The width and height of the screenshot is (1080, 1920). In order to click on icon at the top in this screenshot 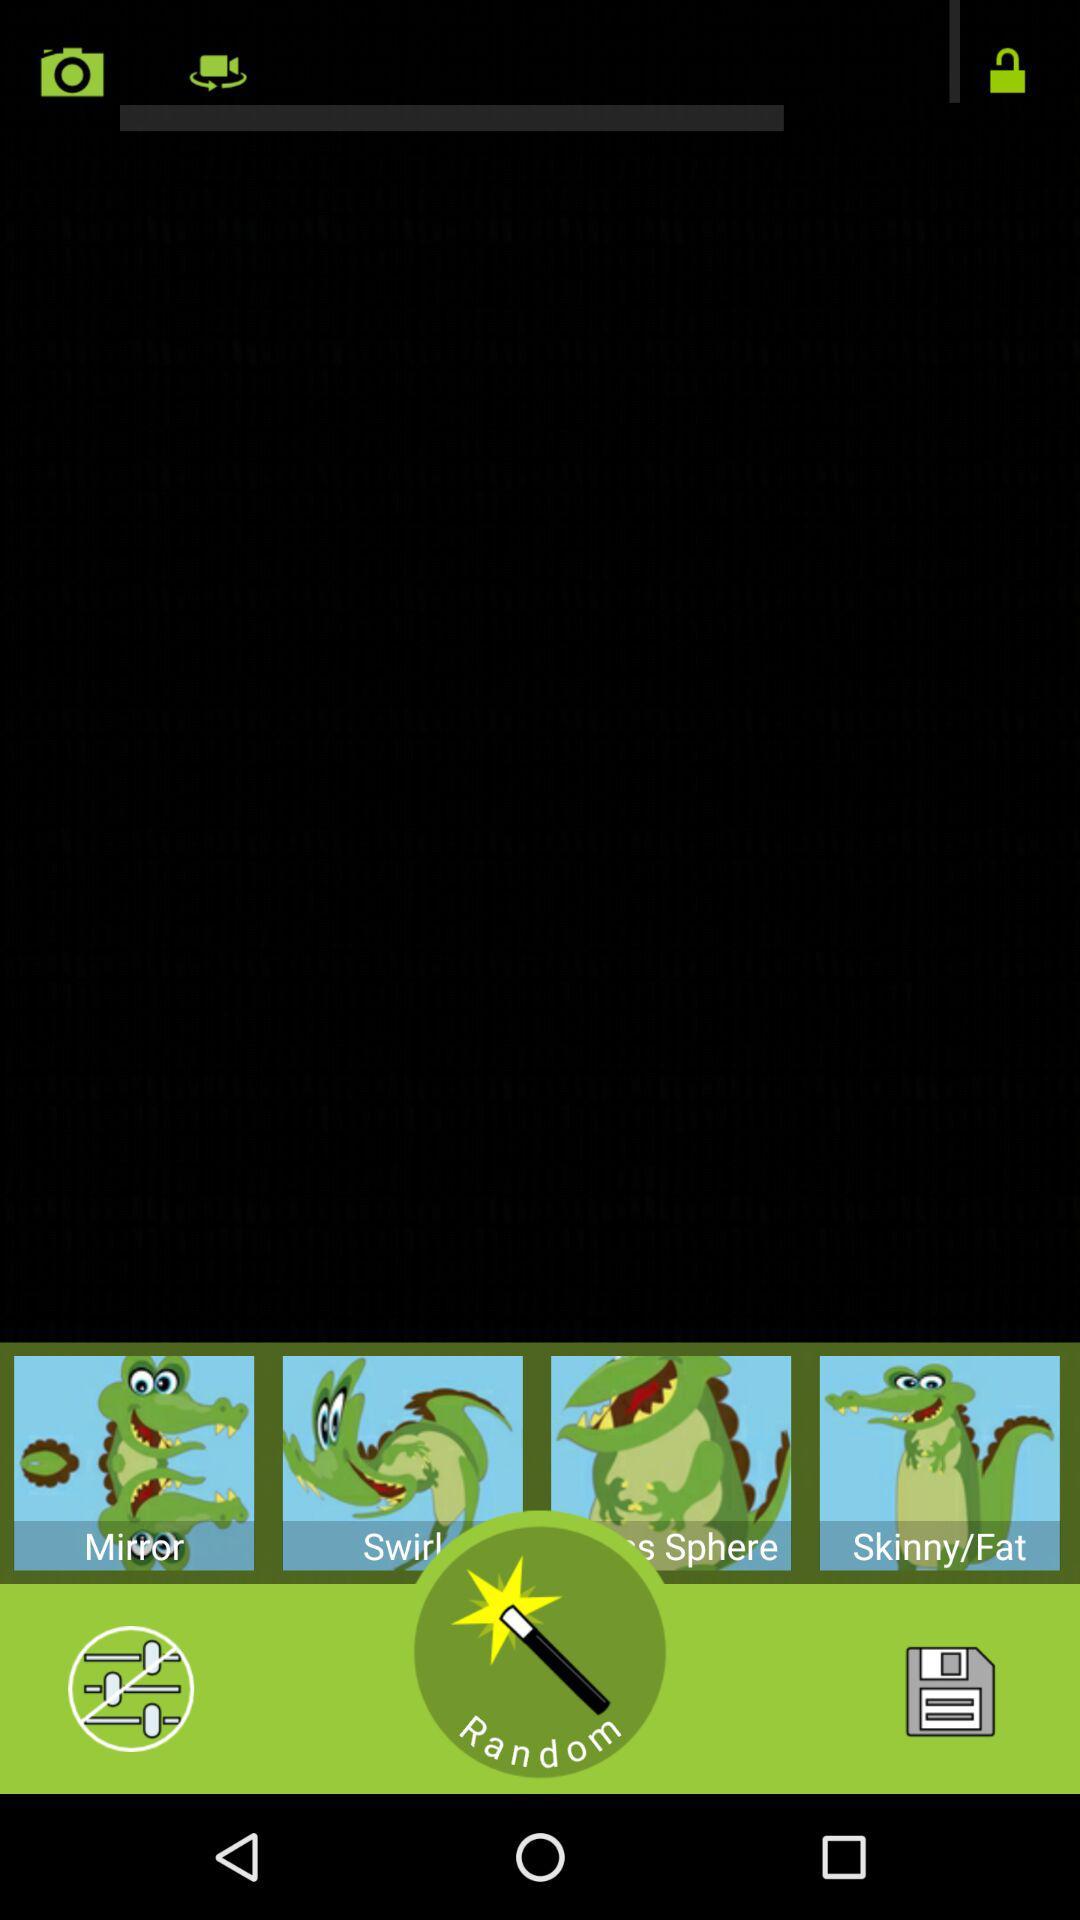, I will do `click(540, 65)`.